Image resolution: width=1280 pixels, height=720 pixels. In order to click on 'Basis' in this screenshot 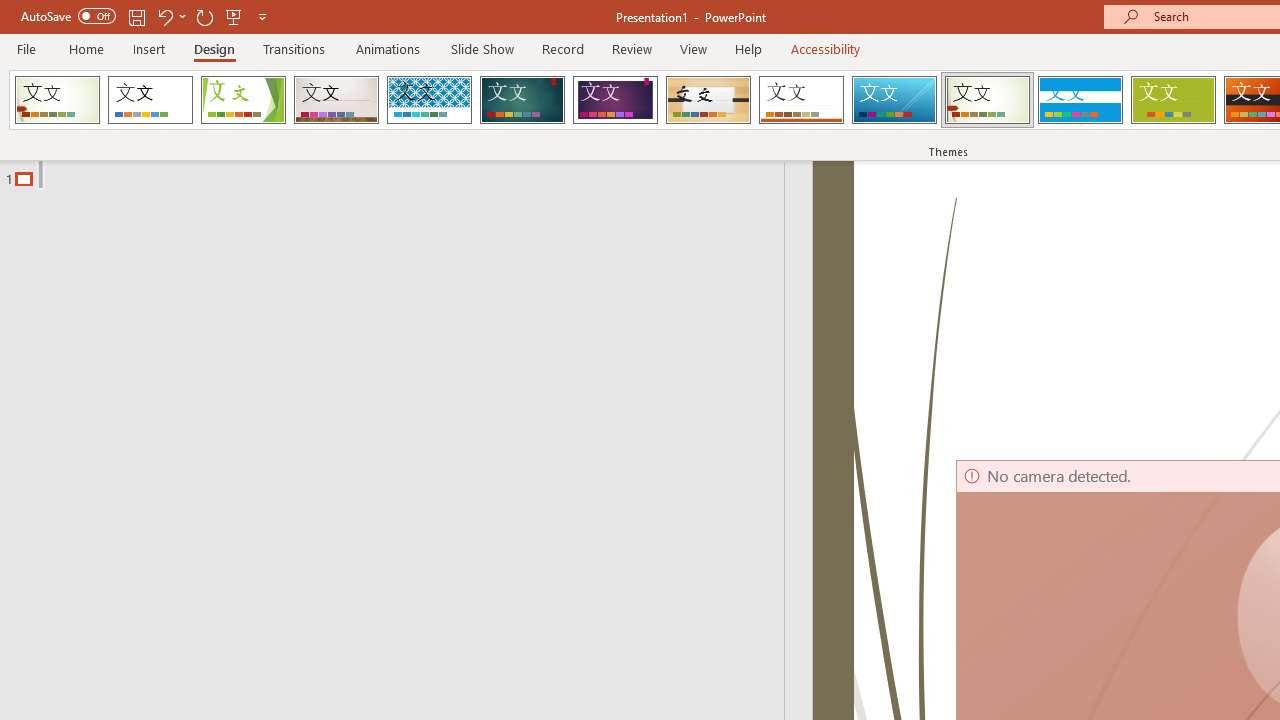, I will do `click(1173, 100)`.